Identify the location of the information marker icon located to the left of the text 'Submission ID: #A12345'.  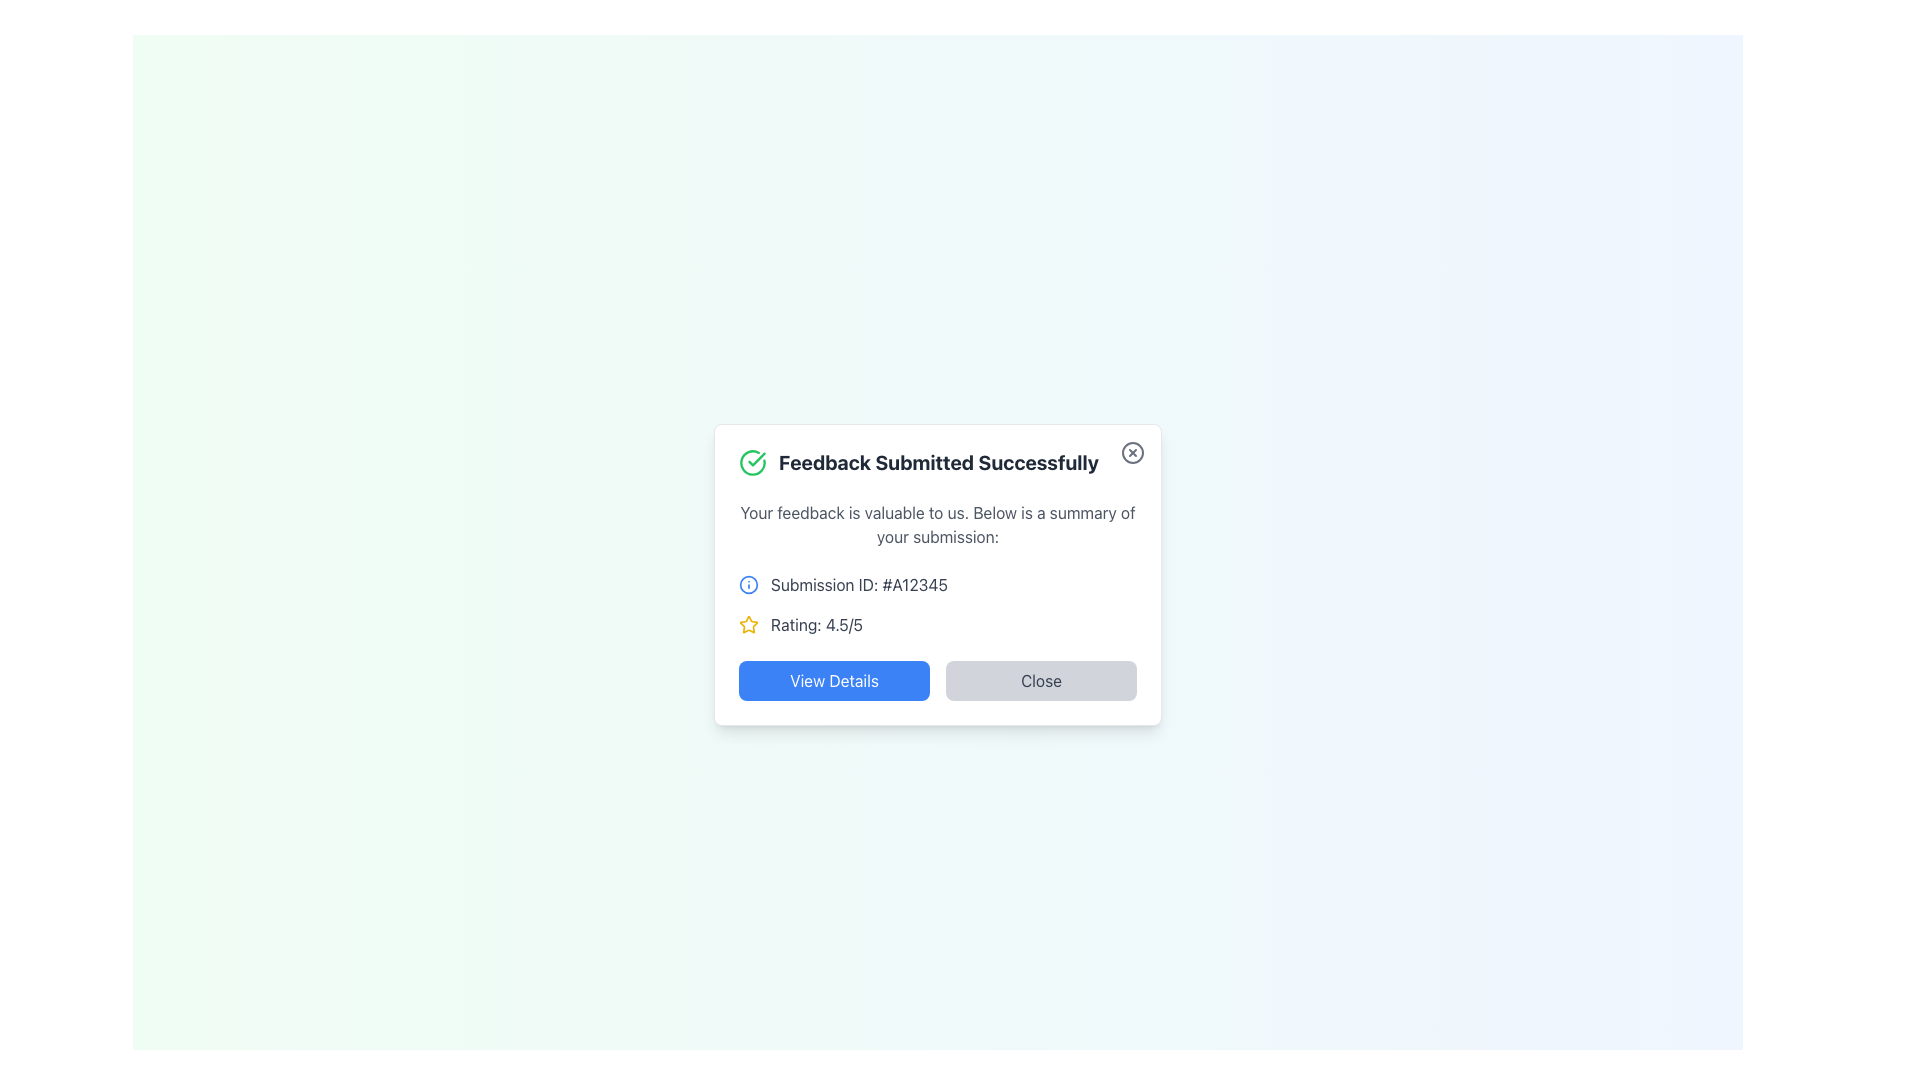
(747, 585).